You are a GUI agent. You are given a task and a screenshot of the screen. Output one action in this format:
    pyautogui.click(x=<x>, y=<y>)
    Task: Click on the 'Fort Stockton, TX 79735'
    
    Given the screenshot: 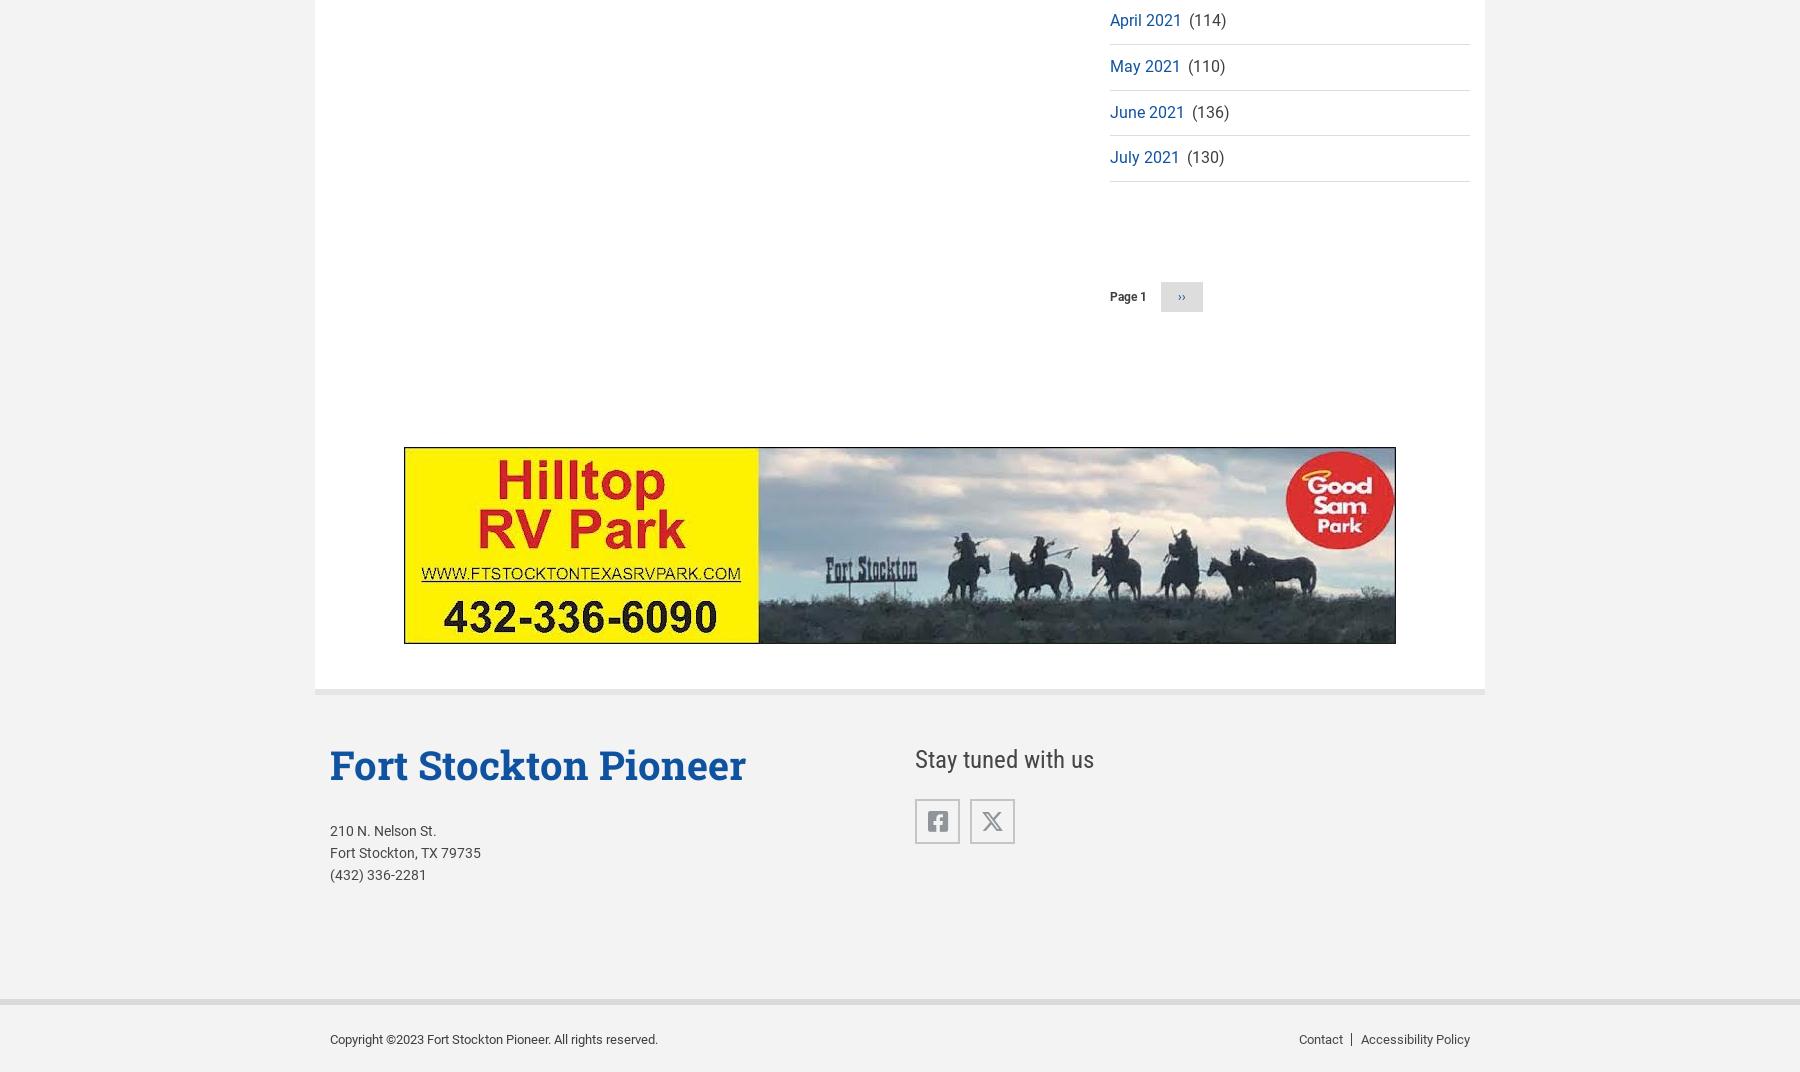 What is the action you would take?
    pyautogui.click(x=328, y=851)
    